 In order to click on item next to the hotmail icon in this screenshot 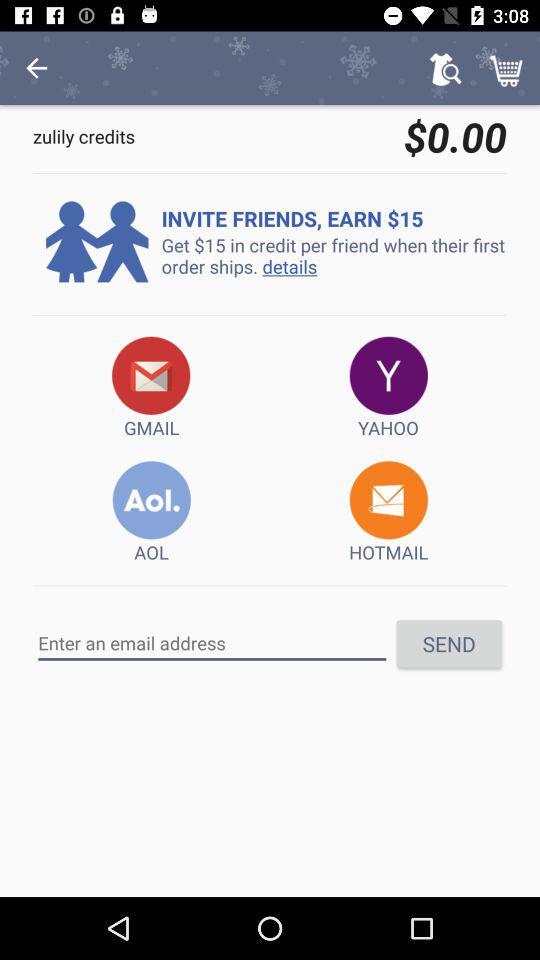, I will do `click(150, 512)`.